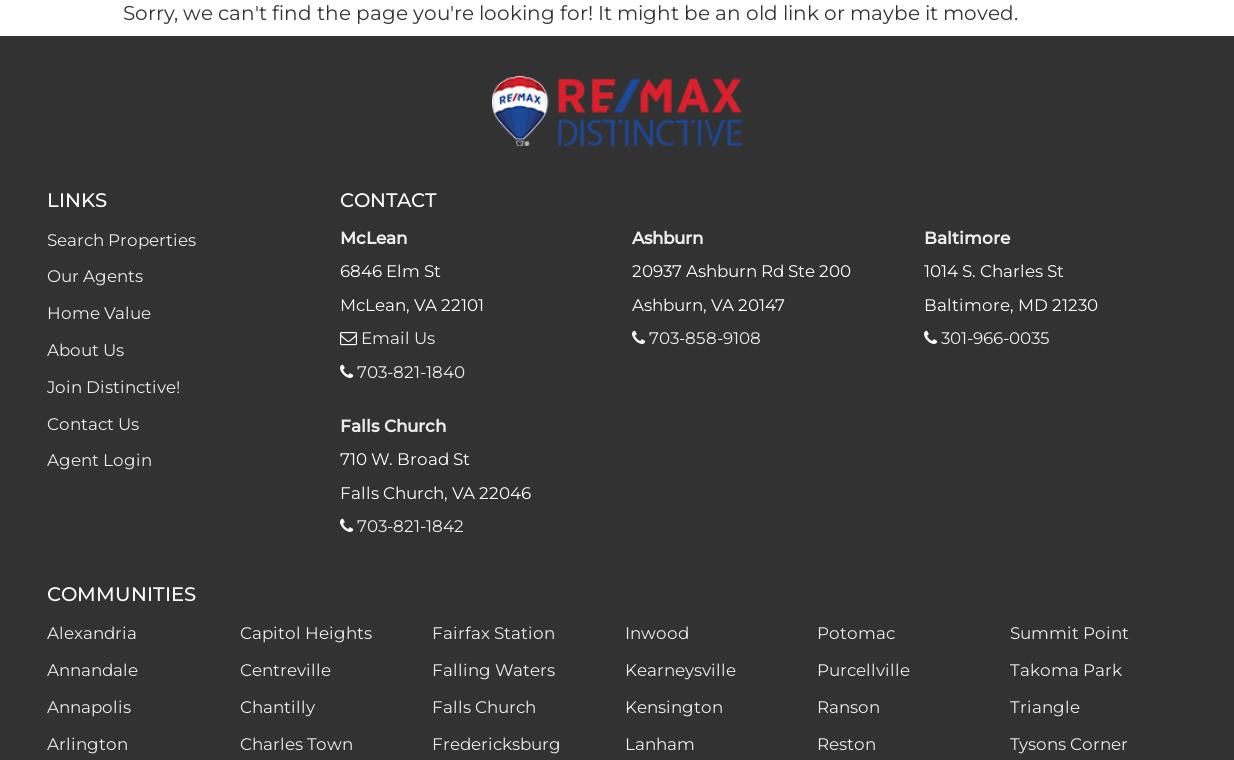  What do you see at coordinates (112, 385) in the screenshot?
I see `'Join Distinctive!'` at bounding box center [112, 385].